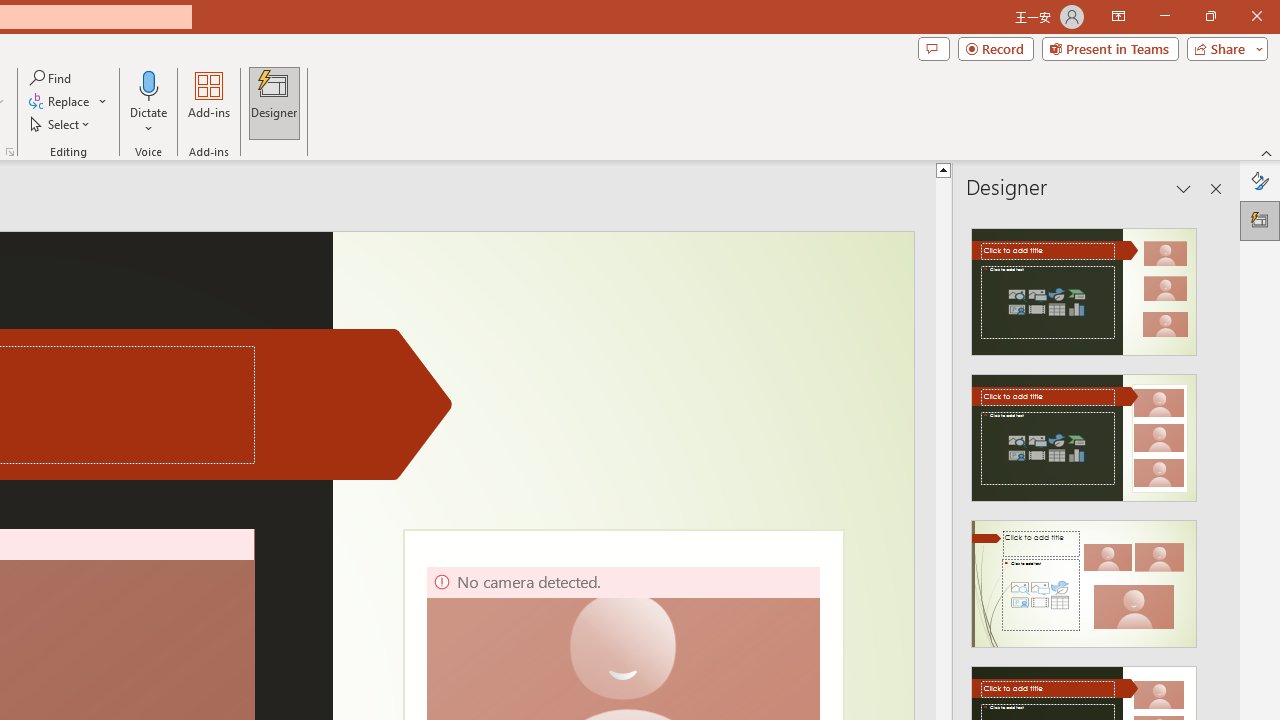  What do you see at coordinates (995, 47) in the screenshot?
I see `'Record'` at bounding box center [995, 47].